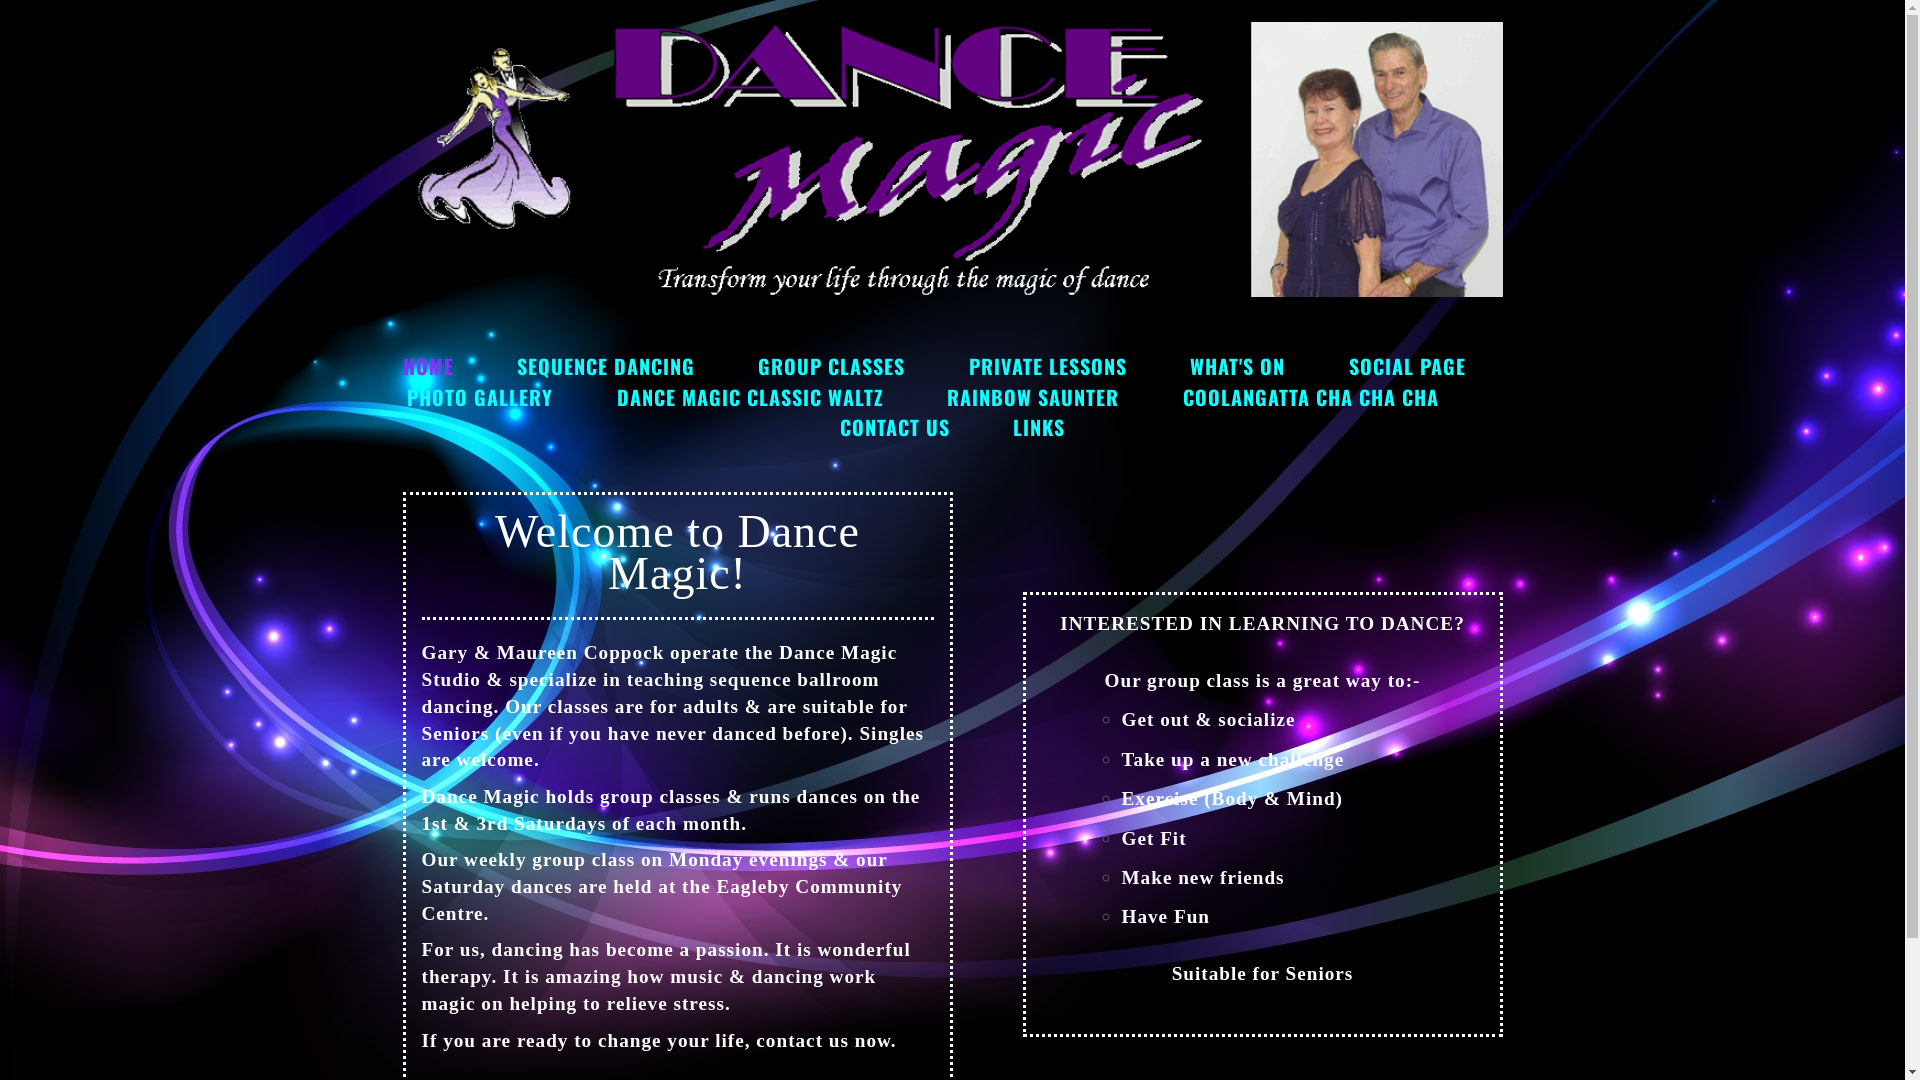 The image size is (1920, 1080). I want to click on 'CONTACT US', so click(893, 426).